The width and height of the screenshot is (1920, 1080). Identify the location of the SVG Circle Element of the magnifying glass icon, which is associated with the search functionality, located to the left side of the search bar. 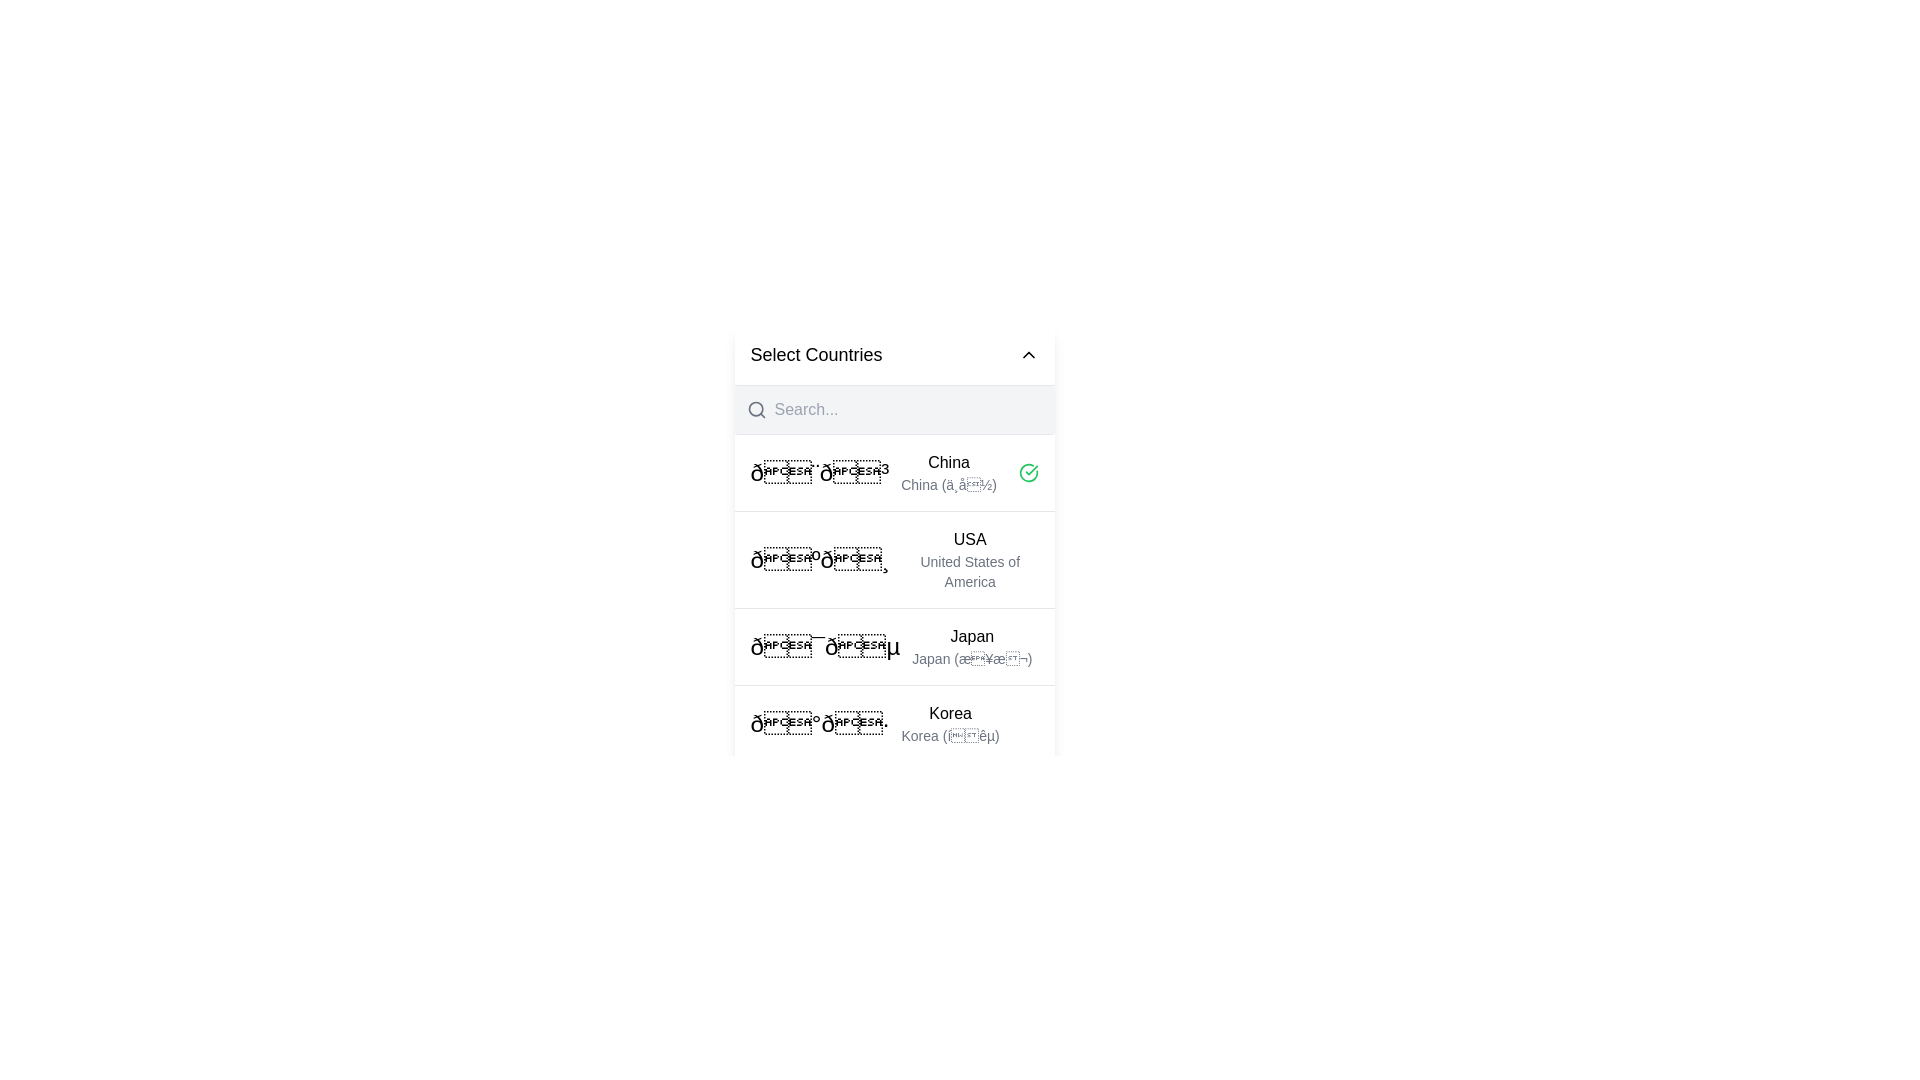
(754, 408).